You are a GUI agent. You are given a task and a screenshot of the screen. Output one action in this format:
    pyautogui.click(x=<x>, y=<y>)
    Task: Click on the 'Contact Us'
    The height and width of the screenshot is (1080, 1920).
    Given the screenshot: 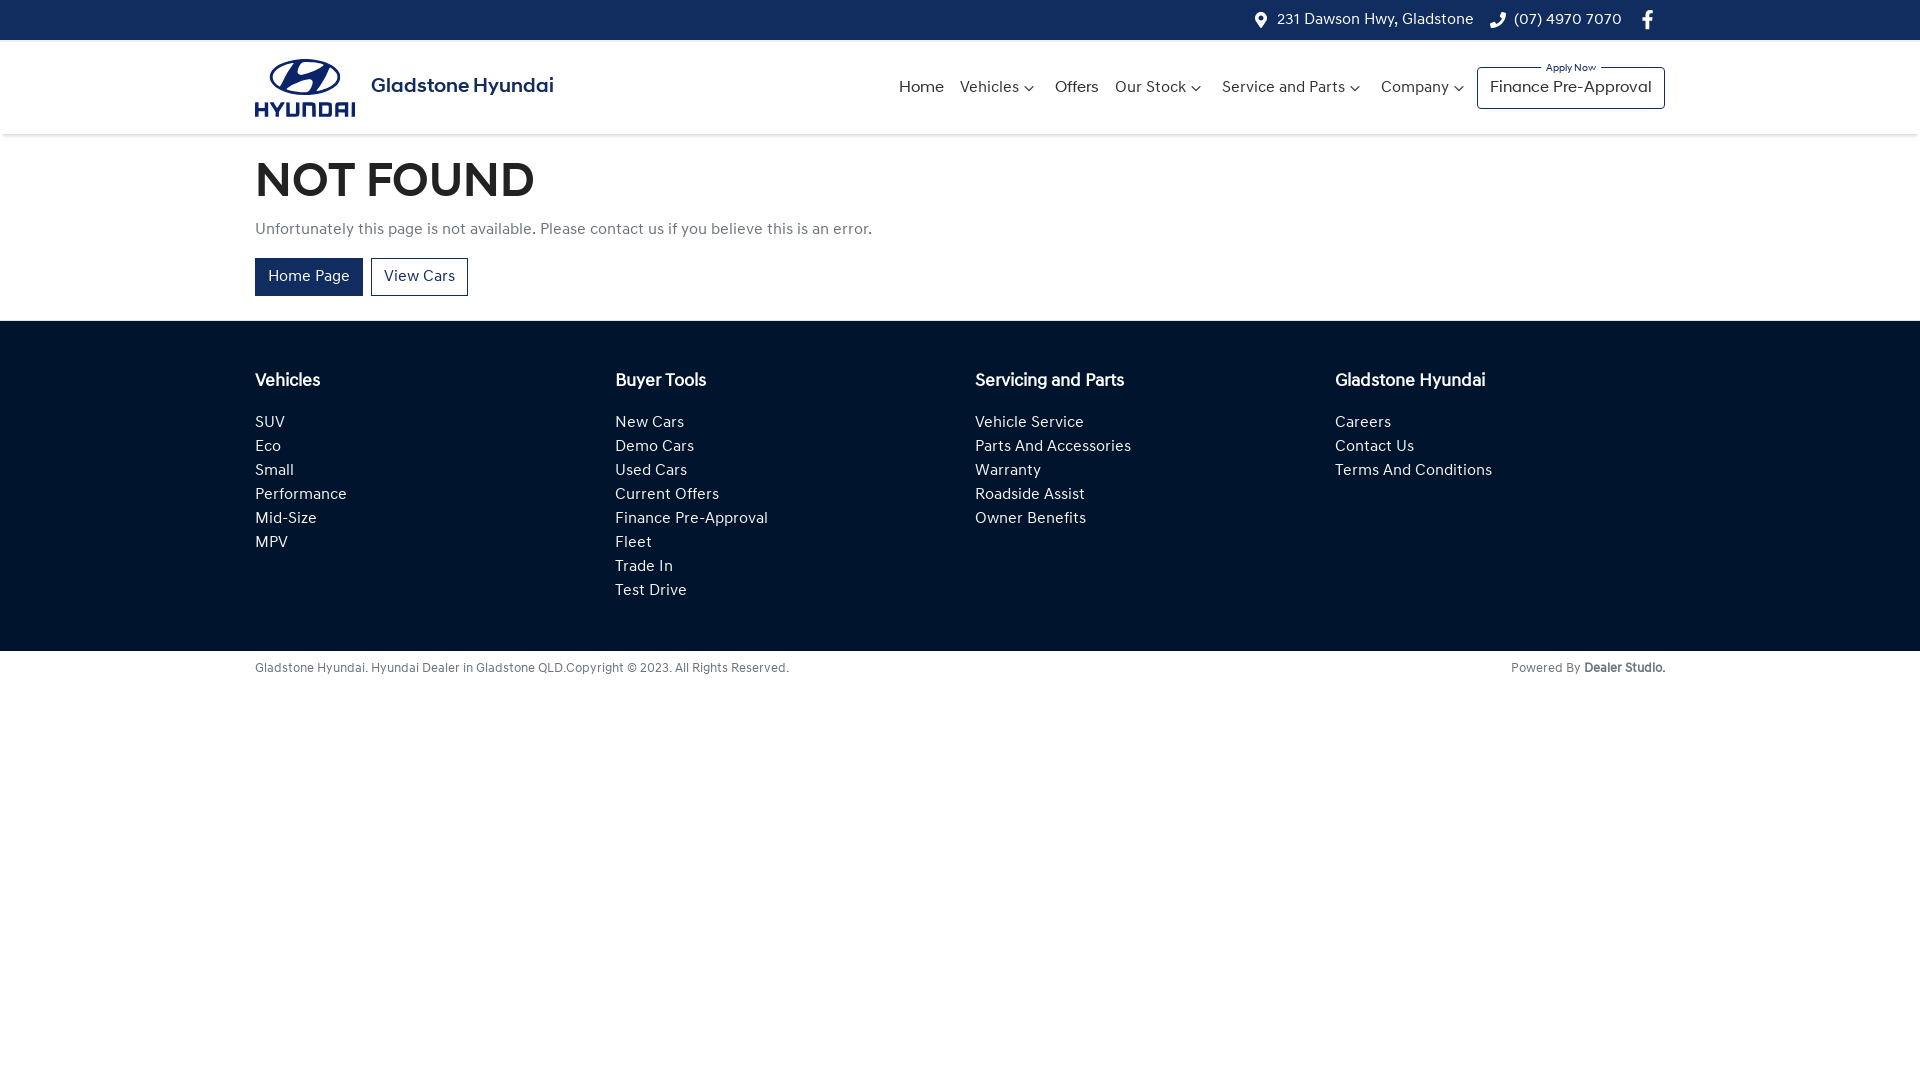 What is the action you would take?
    pyautogui.click(x=1373, y=446)
    